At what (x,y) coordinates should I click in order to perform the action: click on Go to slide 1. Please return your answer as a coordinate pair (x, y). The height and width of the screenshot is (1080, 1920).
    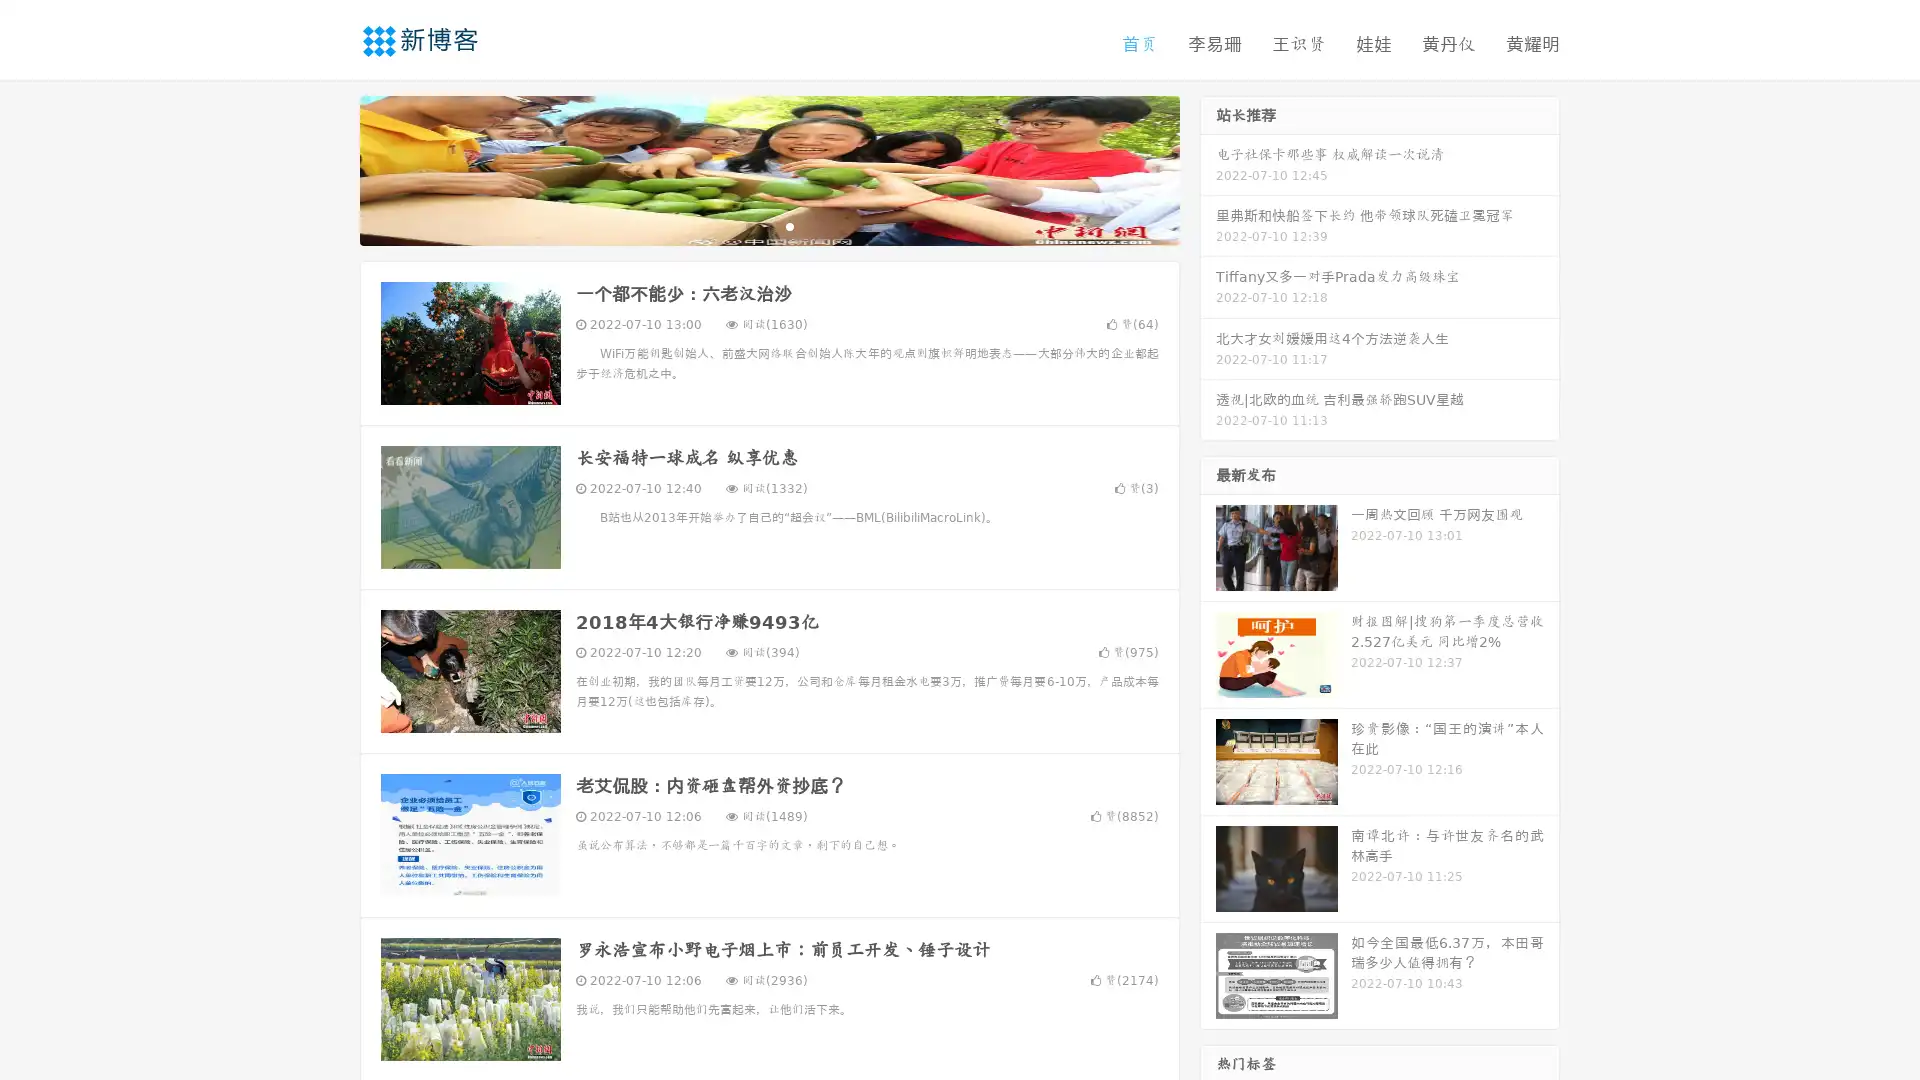
    Looking at the image, I should click on (748, 225).